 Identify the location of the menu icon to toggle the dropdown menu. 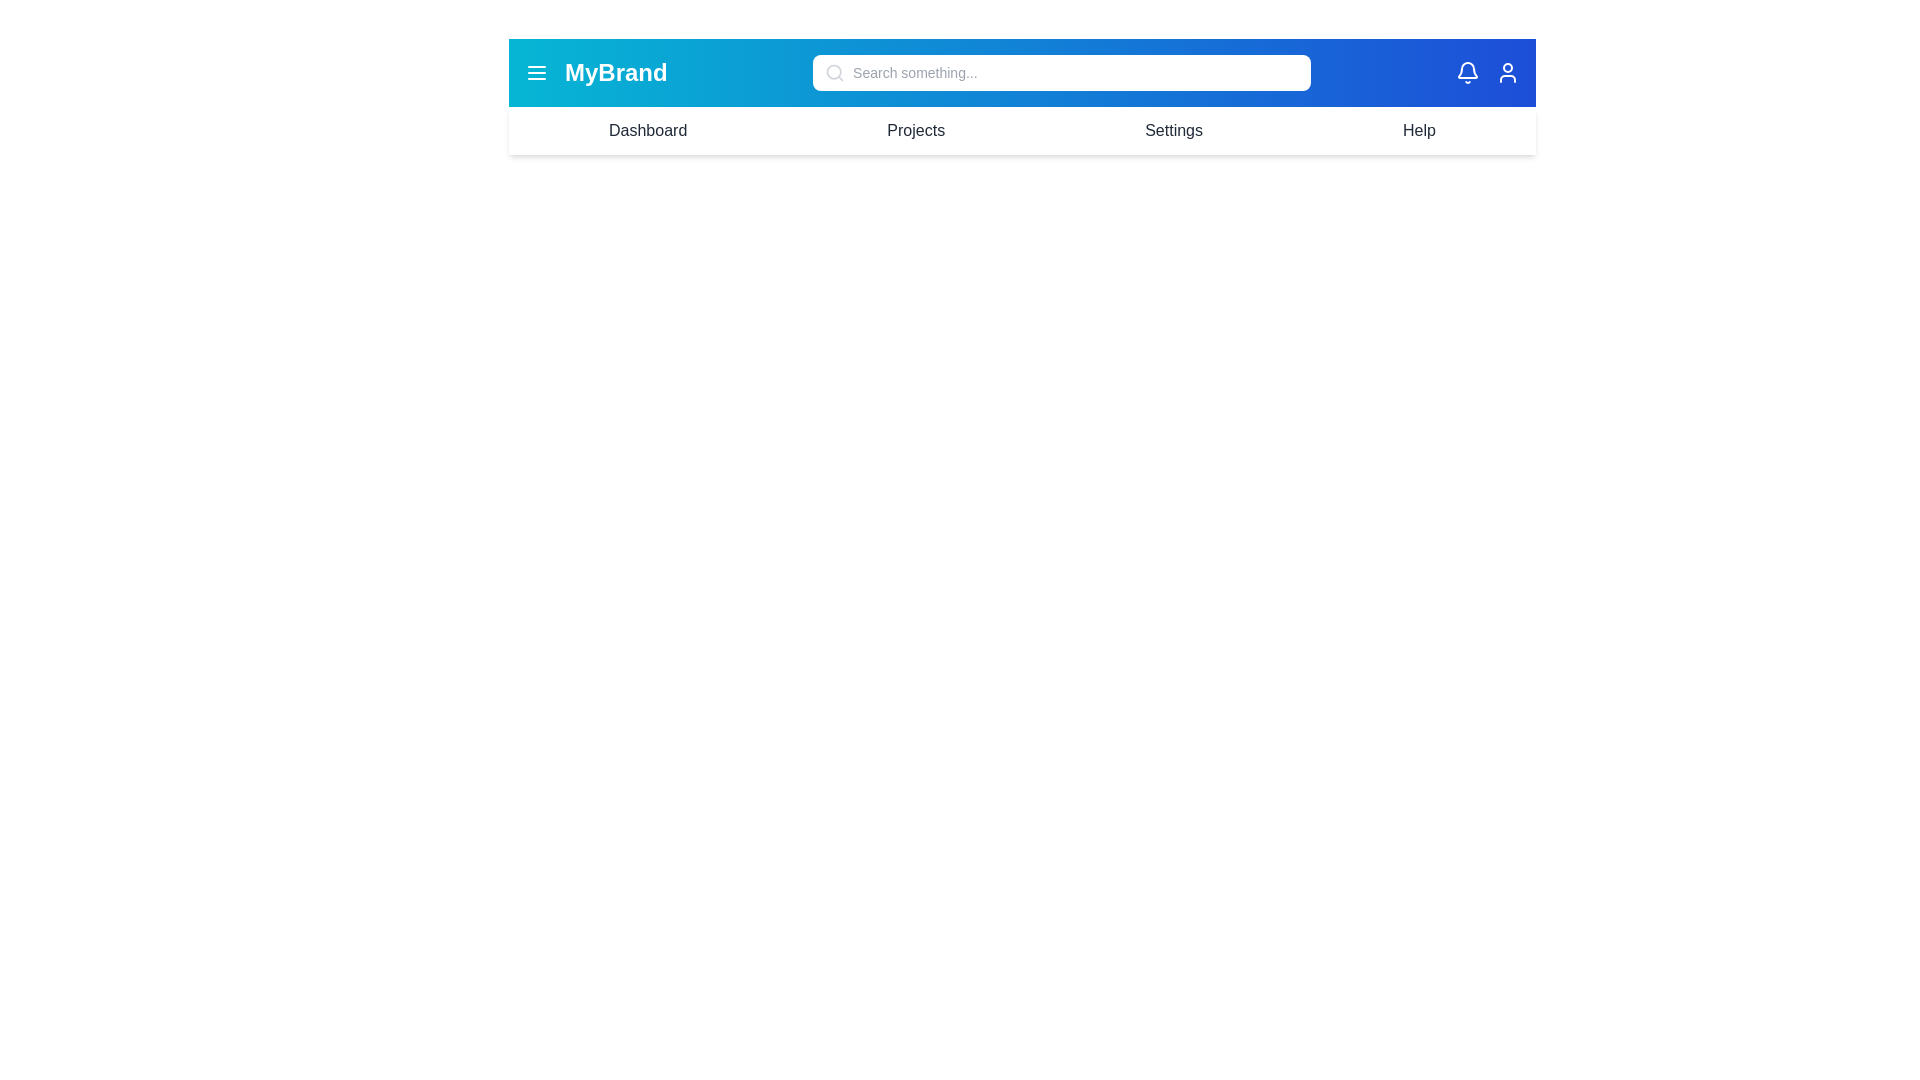
(537, 72).